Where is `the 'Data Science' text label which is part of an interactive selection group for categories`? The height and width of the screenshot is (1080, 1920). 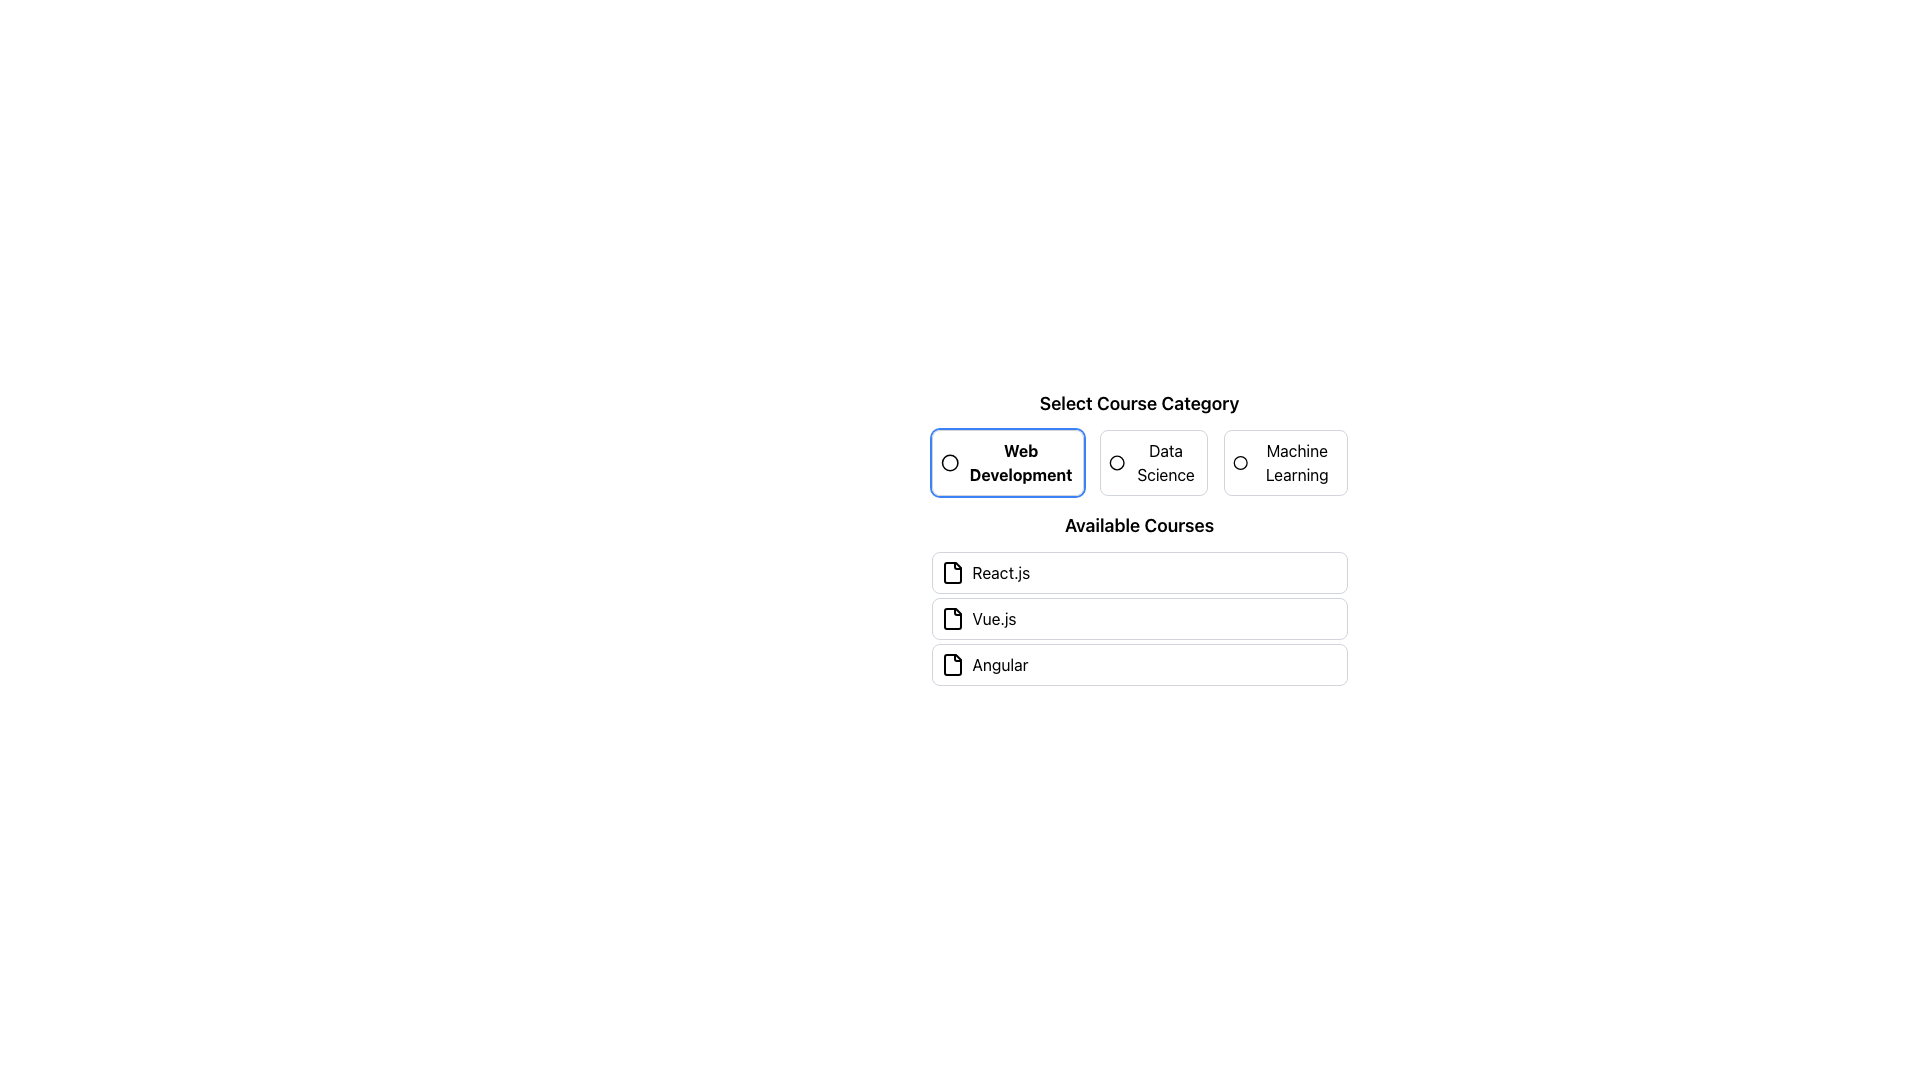 the 'Data Science' text label which is part of an interactive selection group for categories is located at coordinates (1166, 462).